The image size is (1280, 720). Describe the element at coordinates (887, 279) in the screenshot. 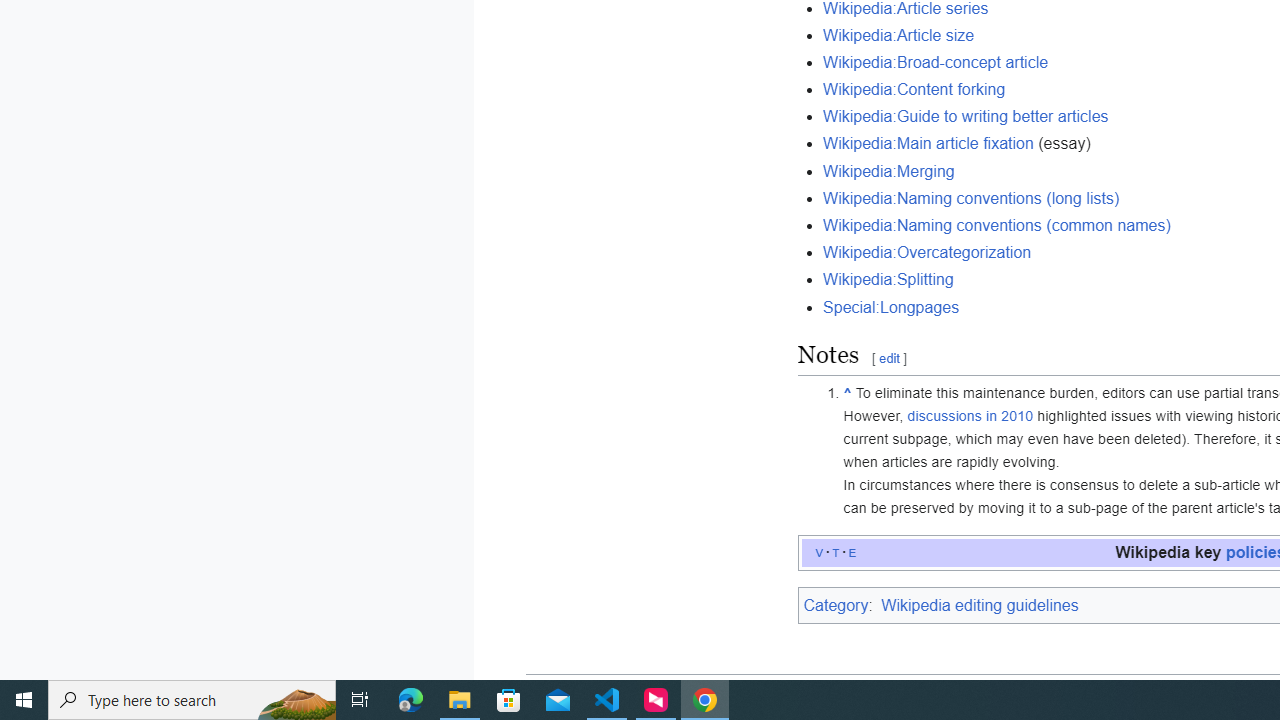

I see `'Wikipedia:Splitting'` at that location.